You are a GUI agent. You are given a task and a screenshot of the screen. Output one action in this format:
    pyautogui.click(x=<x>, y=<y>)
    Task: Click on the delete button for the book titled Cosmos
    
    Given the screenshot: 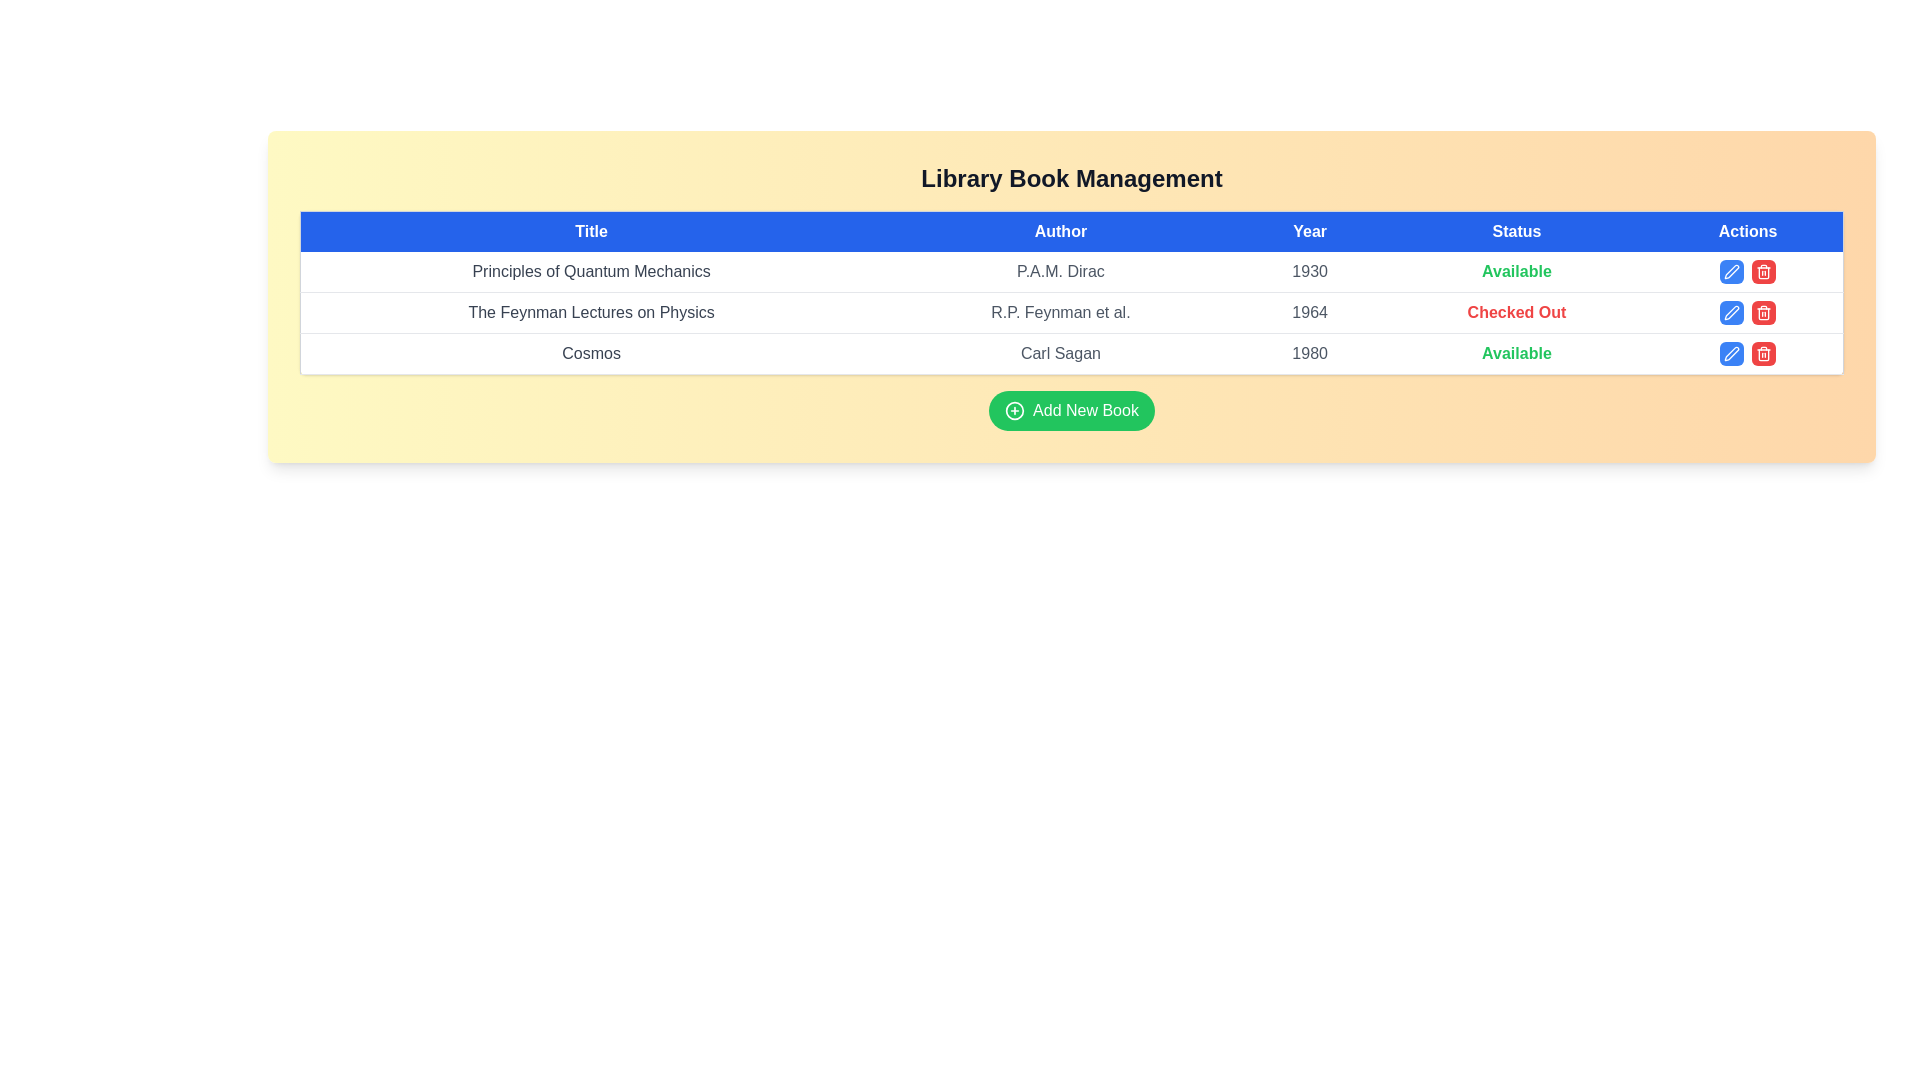 What is the action you would take?
    pyautogui.click(x=1764, y=353)
    